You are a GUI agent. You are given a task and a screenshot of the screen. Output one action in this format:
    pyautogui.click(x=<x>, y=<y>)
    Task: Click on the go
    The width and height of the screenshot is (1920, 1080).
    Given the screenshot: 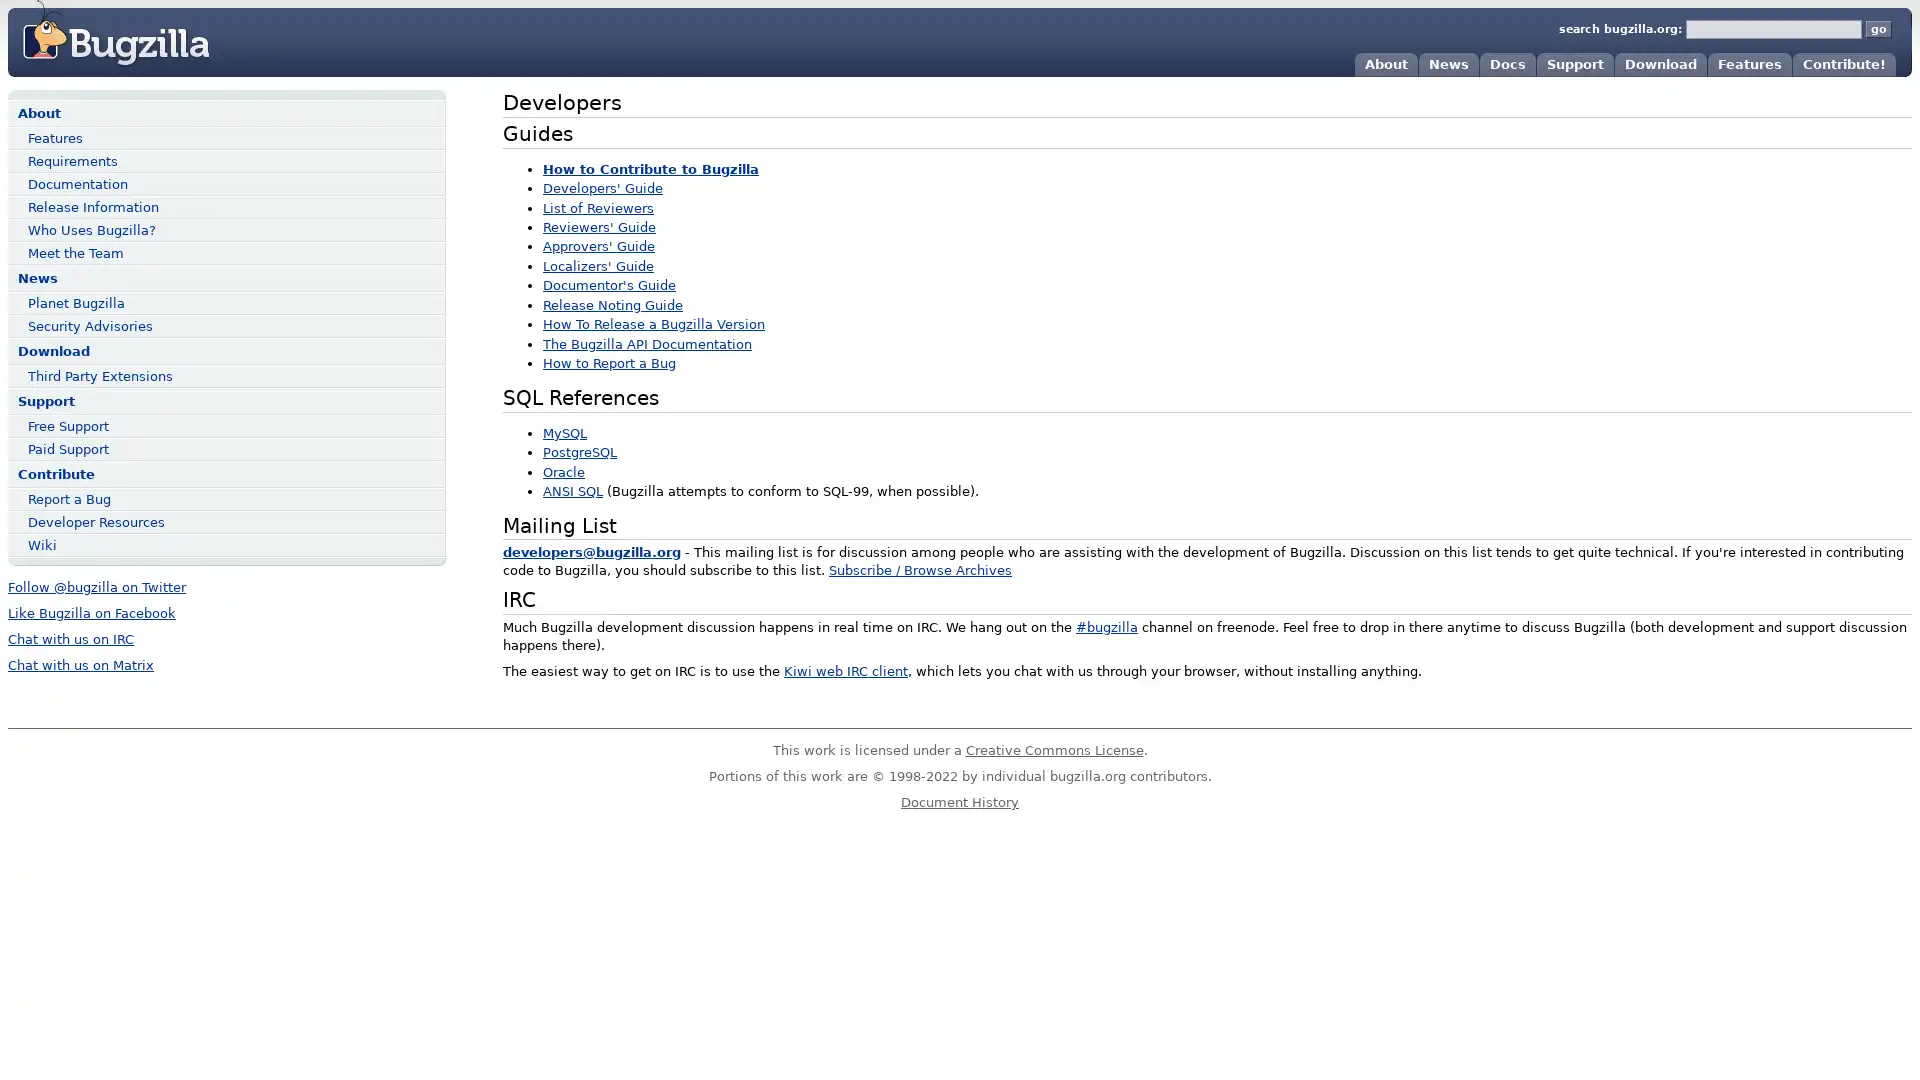 What is the action you would take?
    pyautogui.click(x=1877, y=29)
    